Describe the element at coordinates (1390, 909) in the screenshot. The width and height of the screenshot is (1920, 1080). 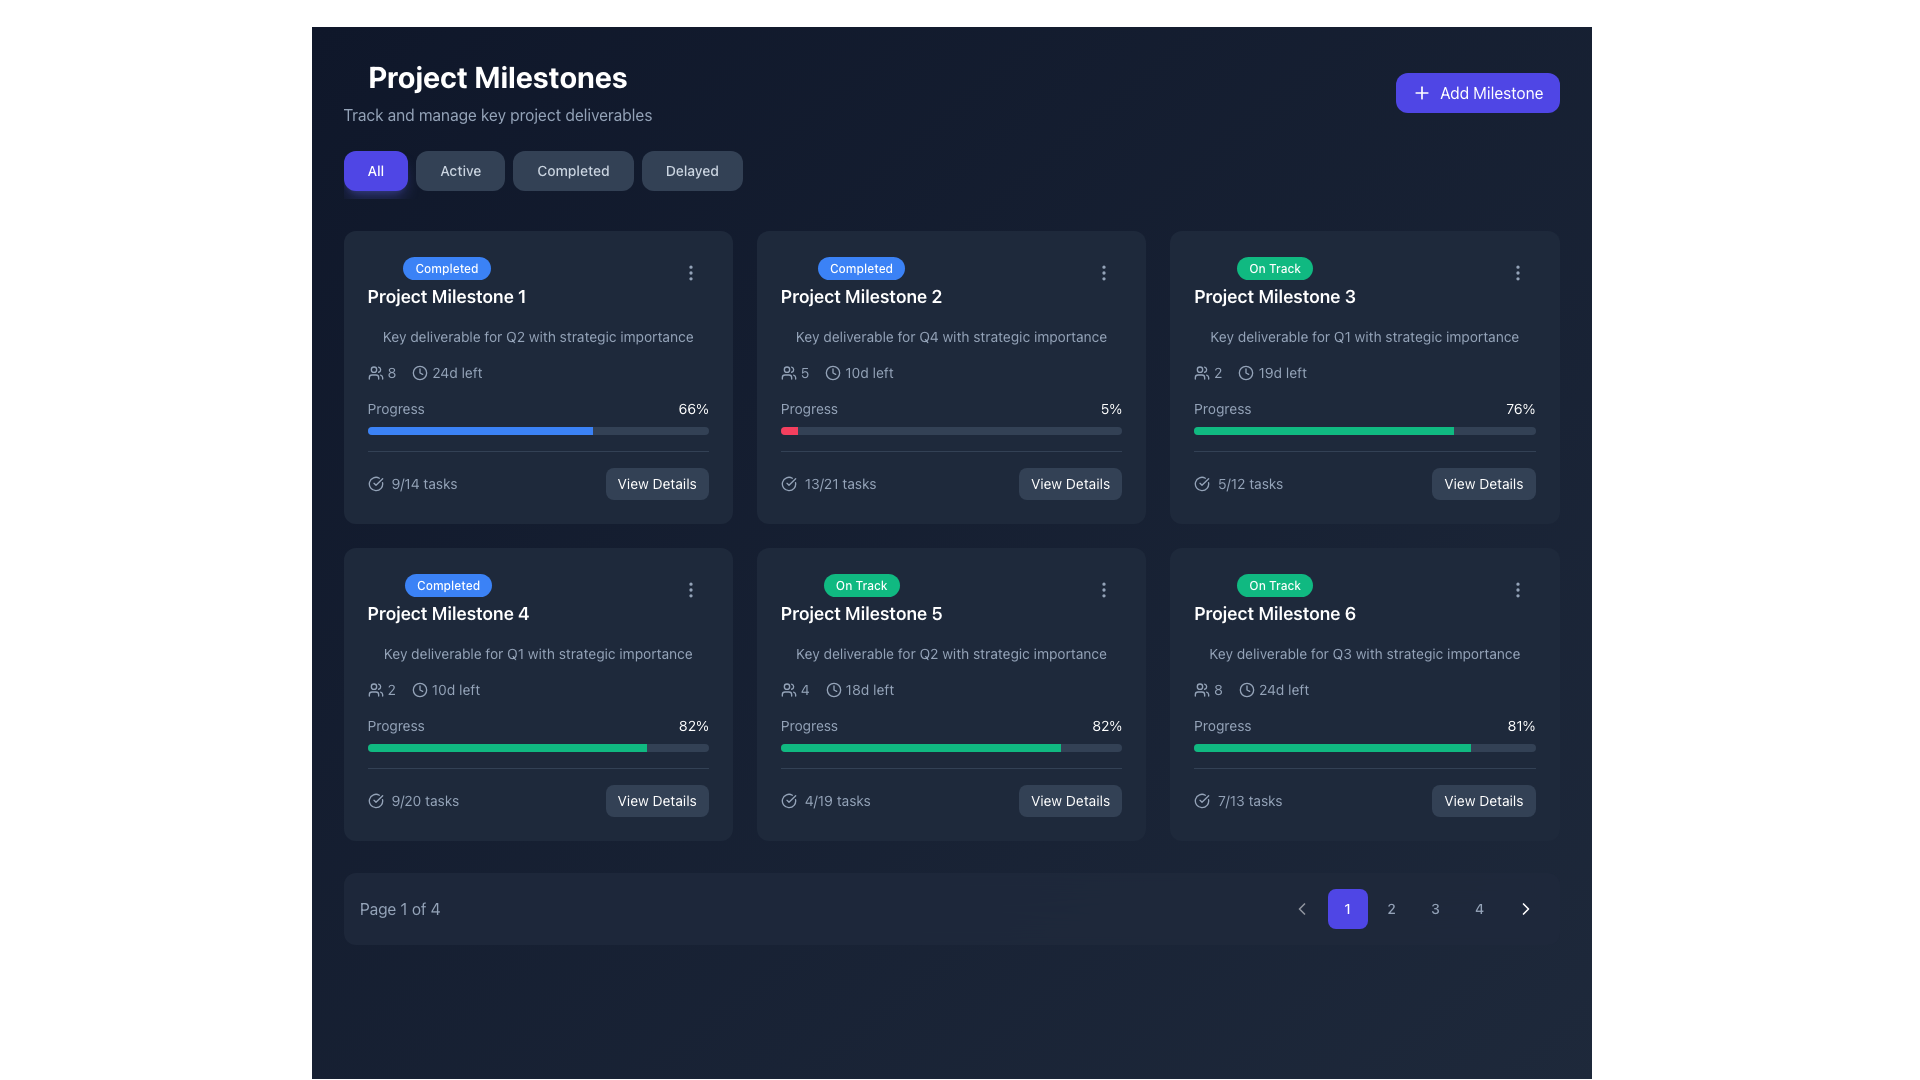
I see `the second page navigation button in the pagination control` at that location.